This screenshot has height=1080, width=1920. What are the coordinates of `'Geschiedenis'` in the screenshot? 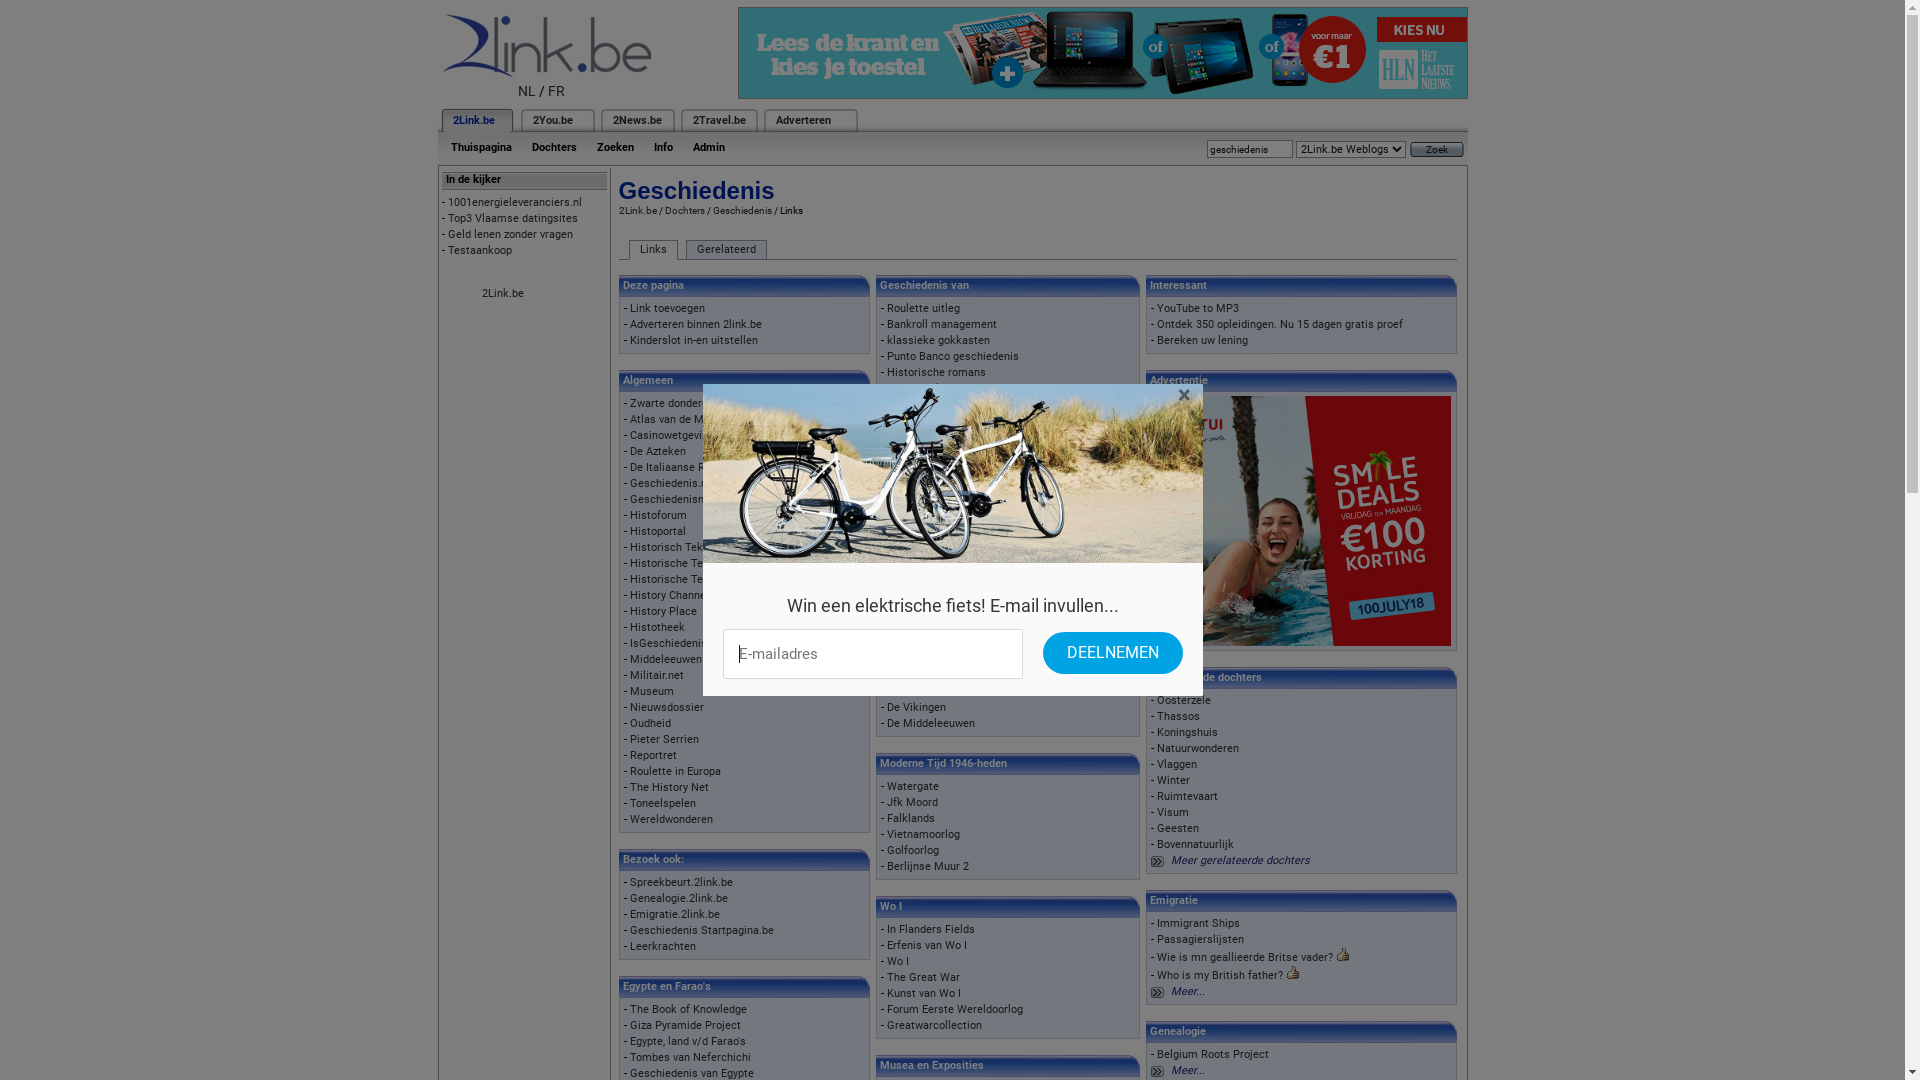 It's located at (711, 210).